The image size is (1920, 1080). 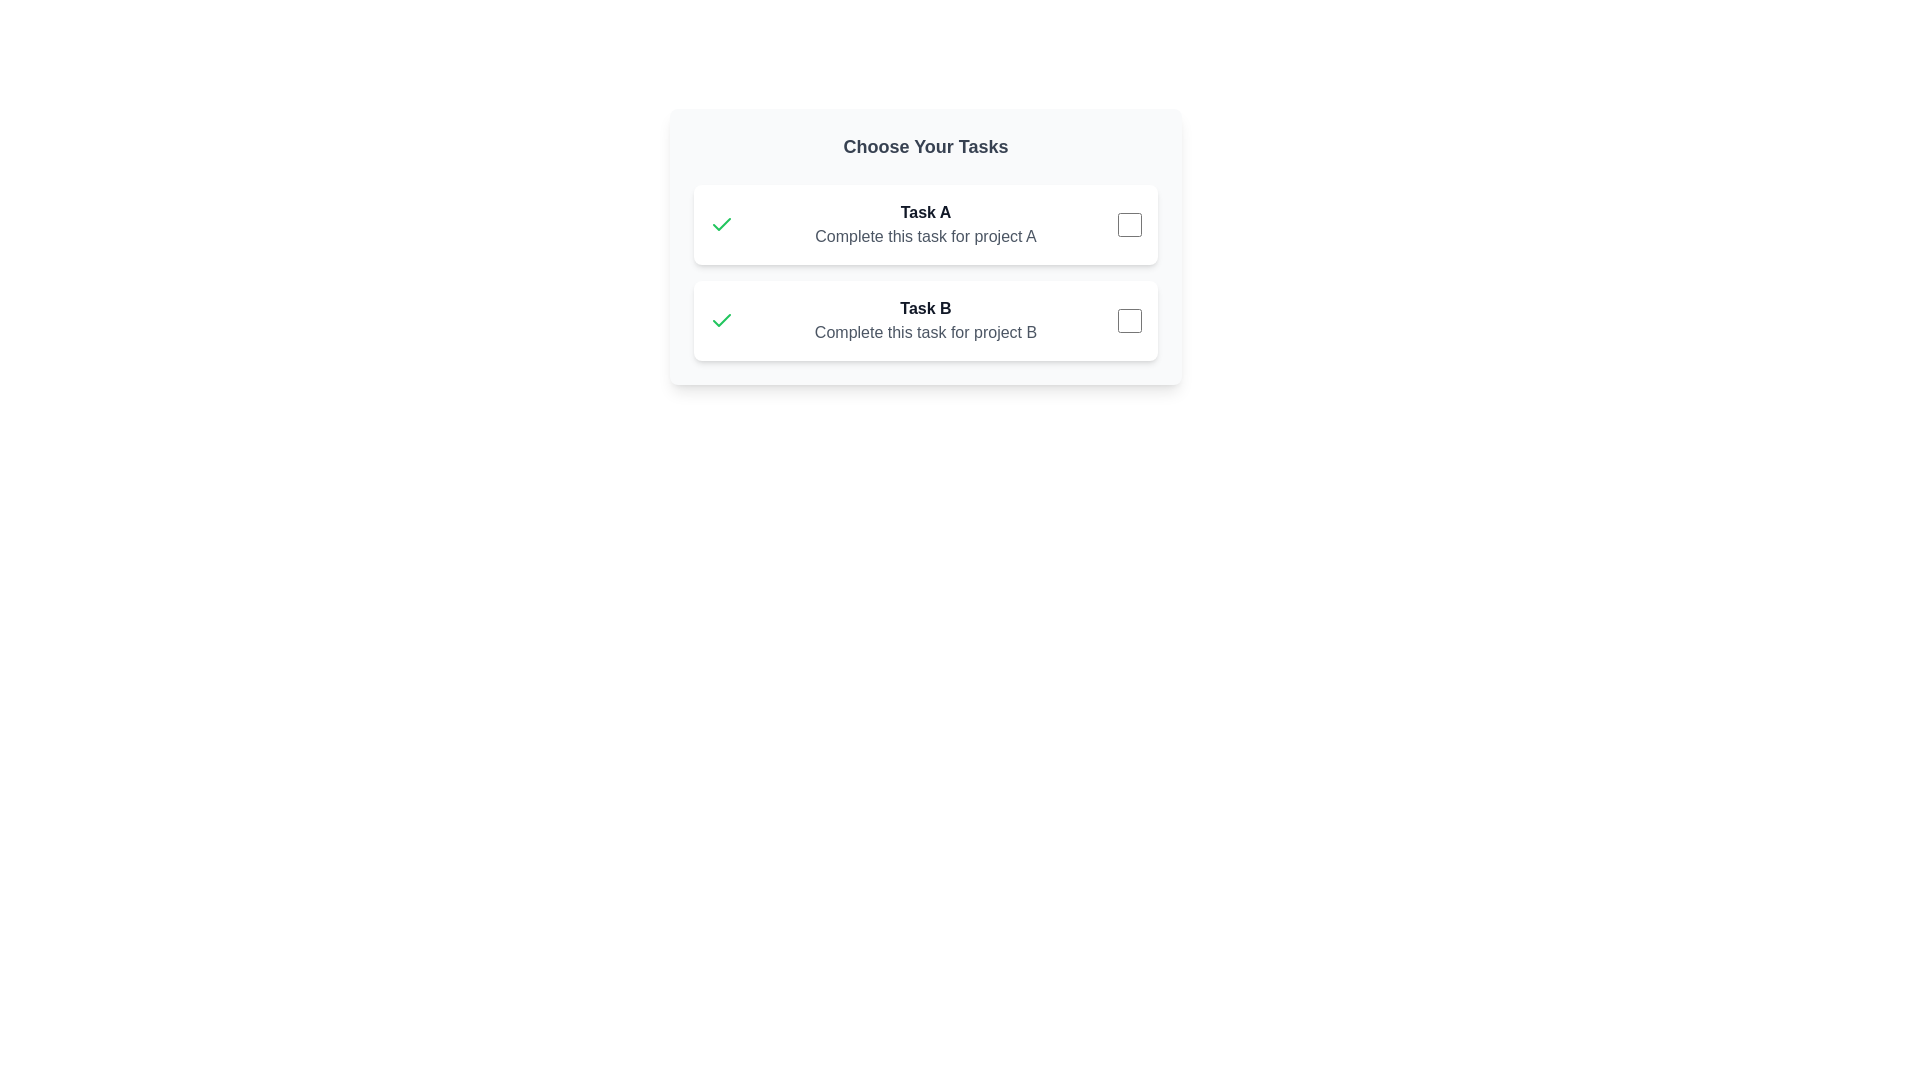 What do you see at coordinates (1129, 224) in the screenshot?
I see `the Checkbox located in the top task card labeled 'Task A'` at bounding box center [1129, 224].